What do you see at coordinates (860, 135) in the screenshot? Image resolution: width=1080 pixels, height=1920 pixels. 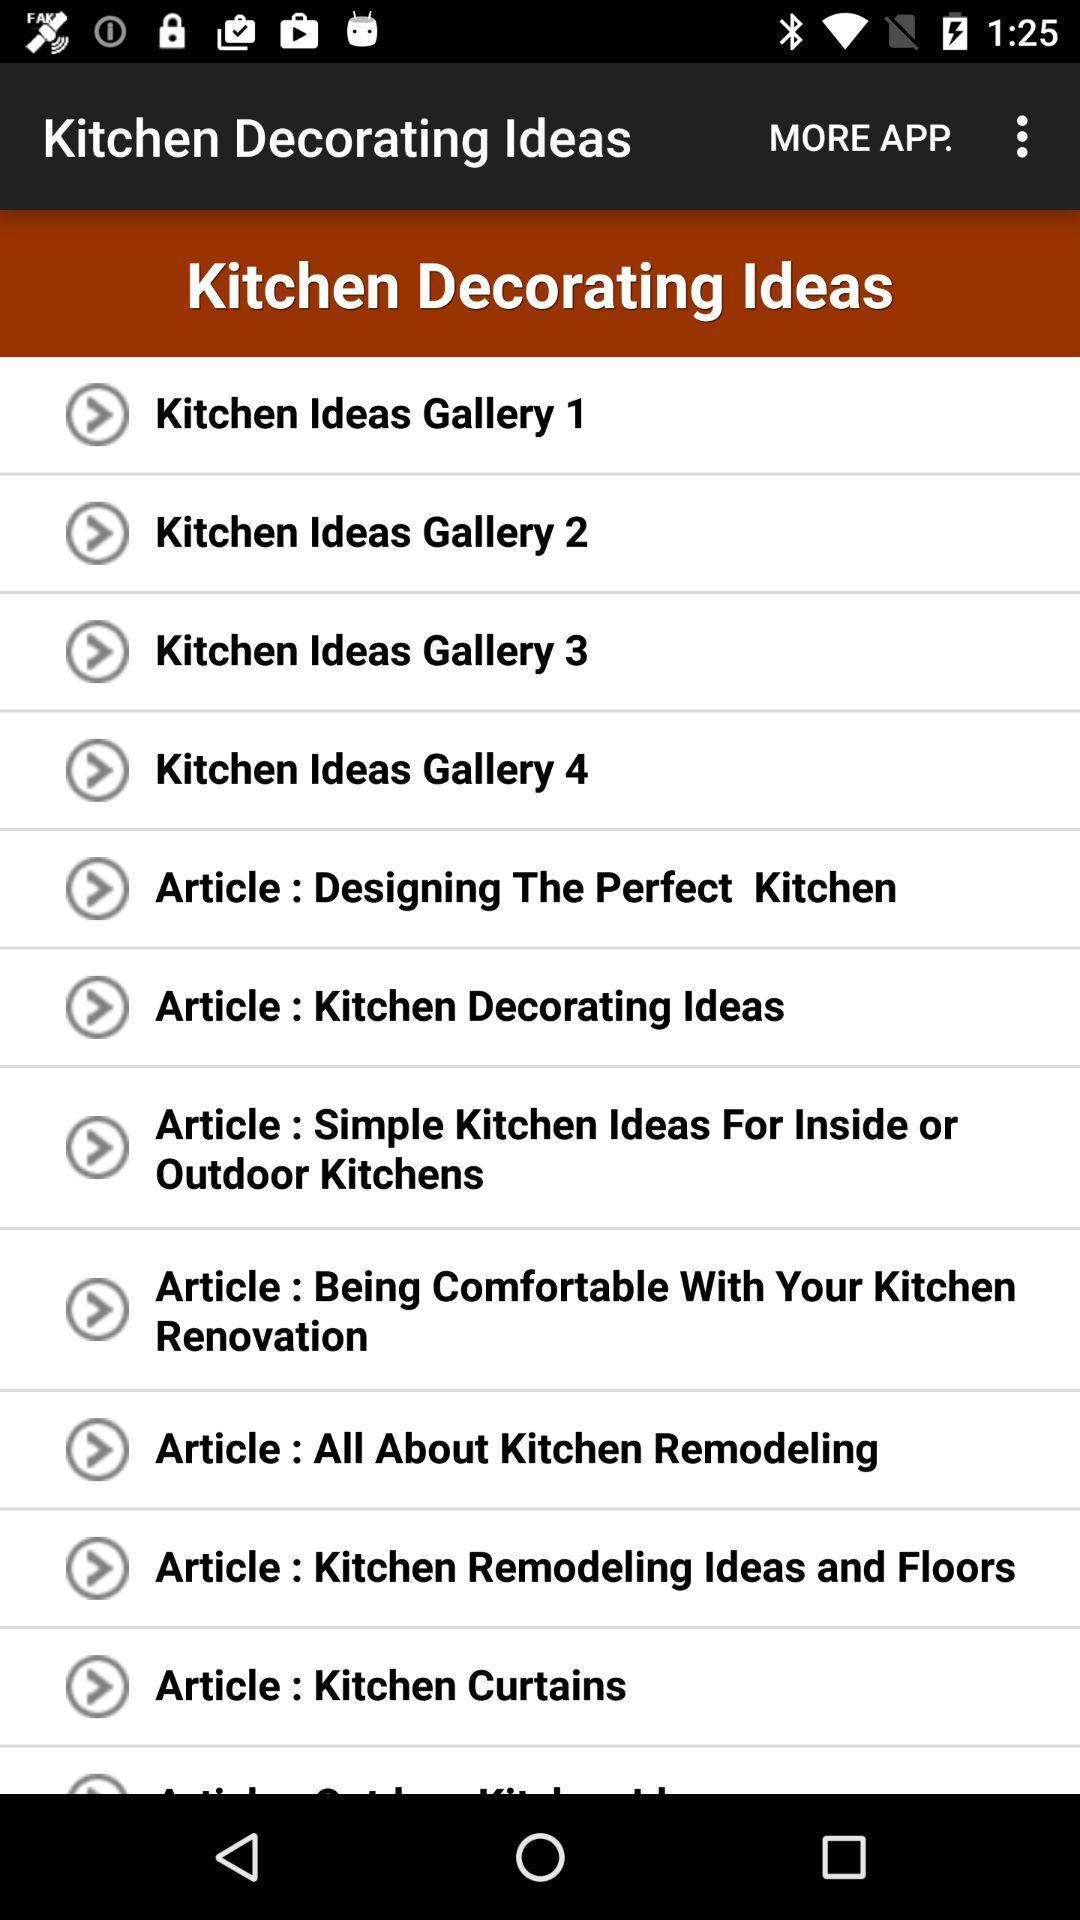 I see `app to the right of the kitchen decorating ideas item` at bounding box center [860, 135].